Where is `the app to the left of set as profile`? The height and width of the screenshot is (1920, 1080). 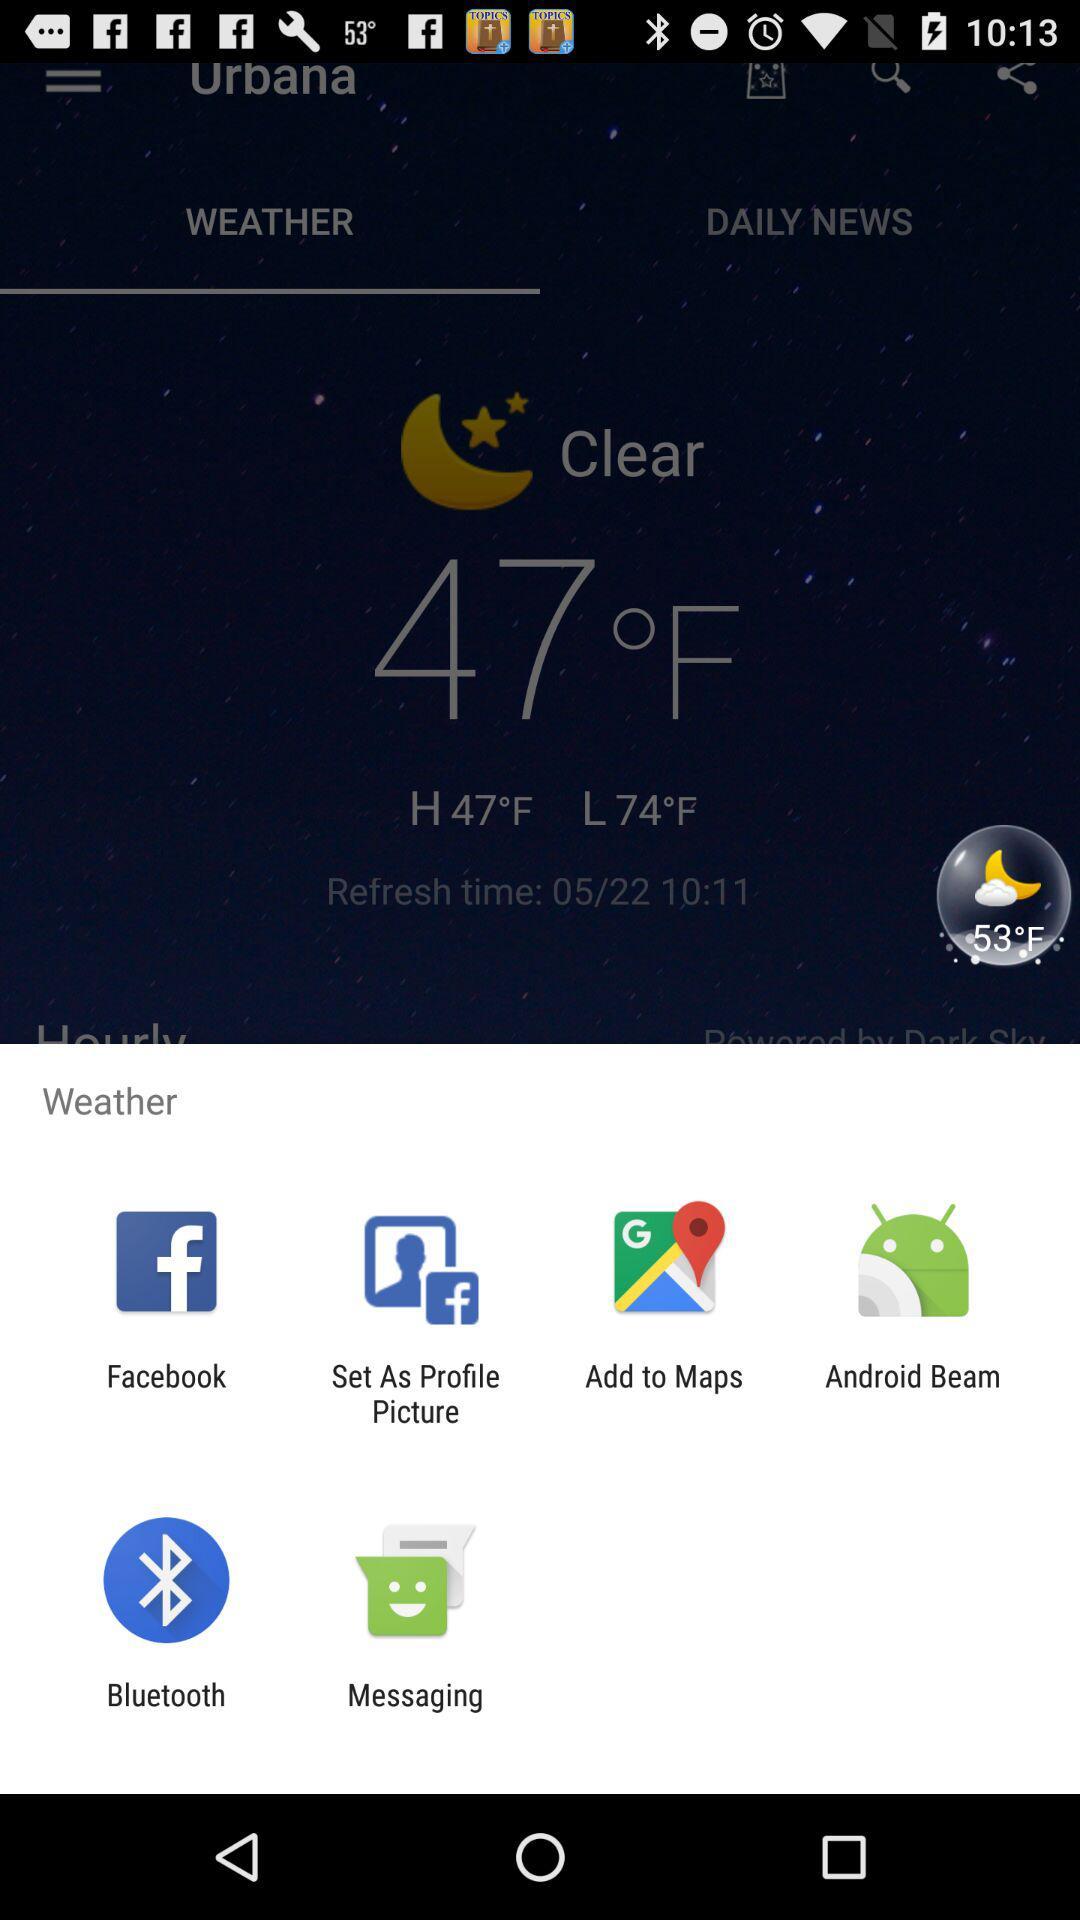
the app to the left of set as profile is located at coordinates (165, 1392).